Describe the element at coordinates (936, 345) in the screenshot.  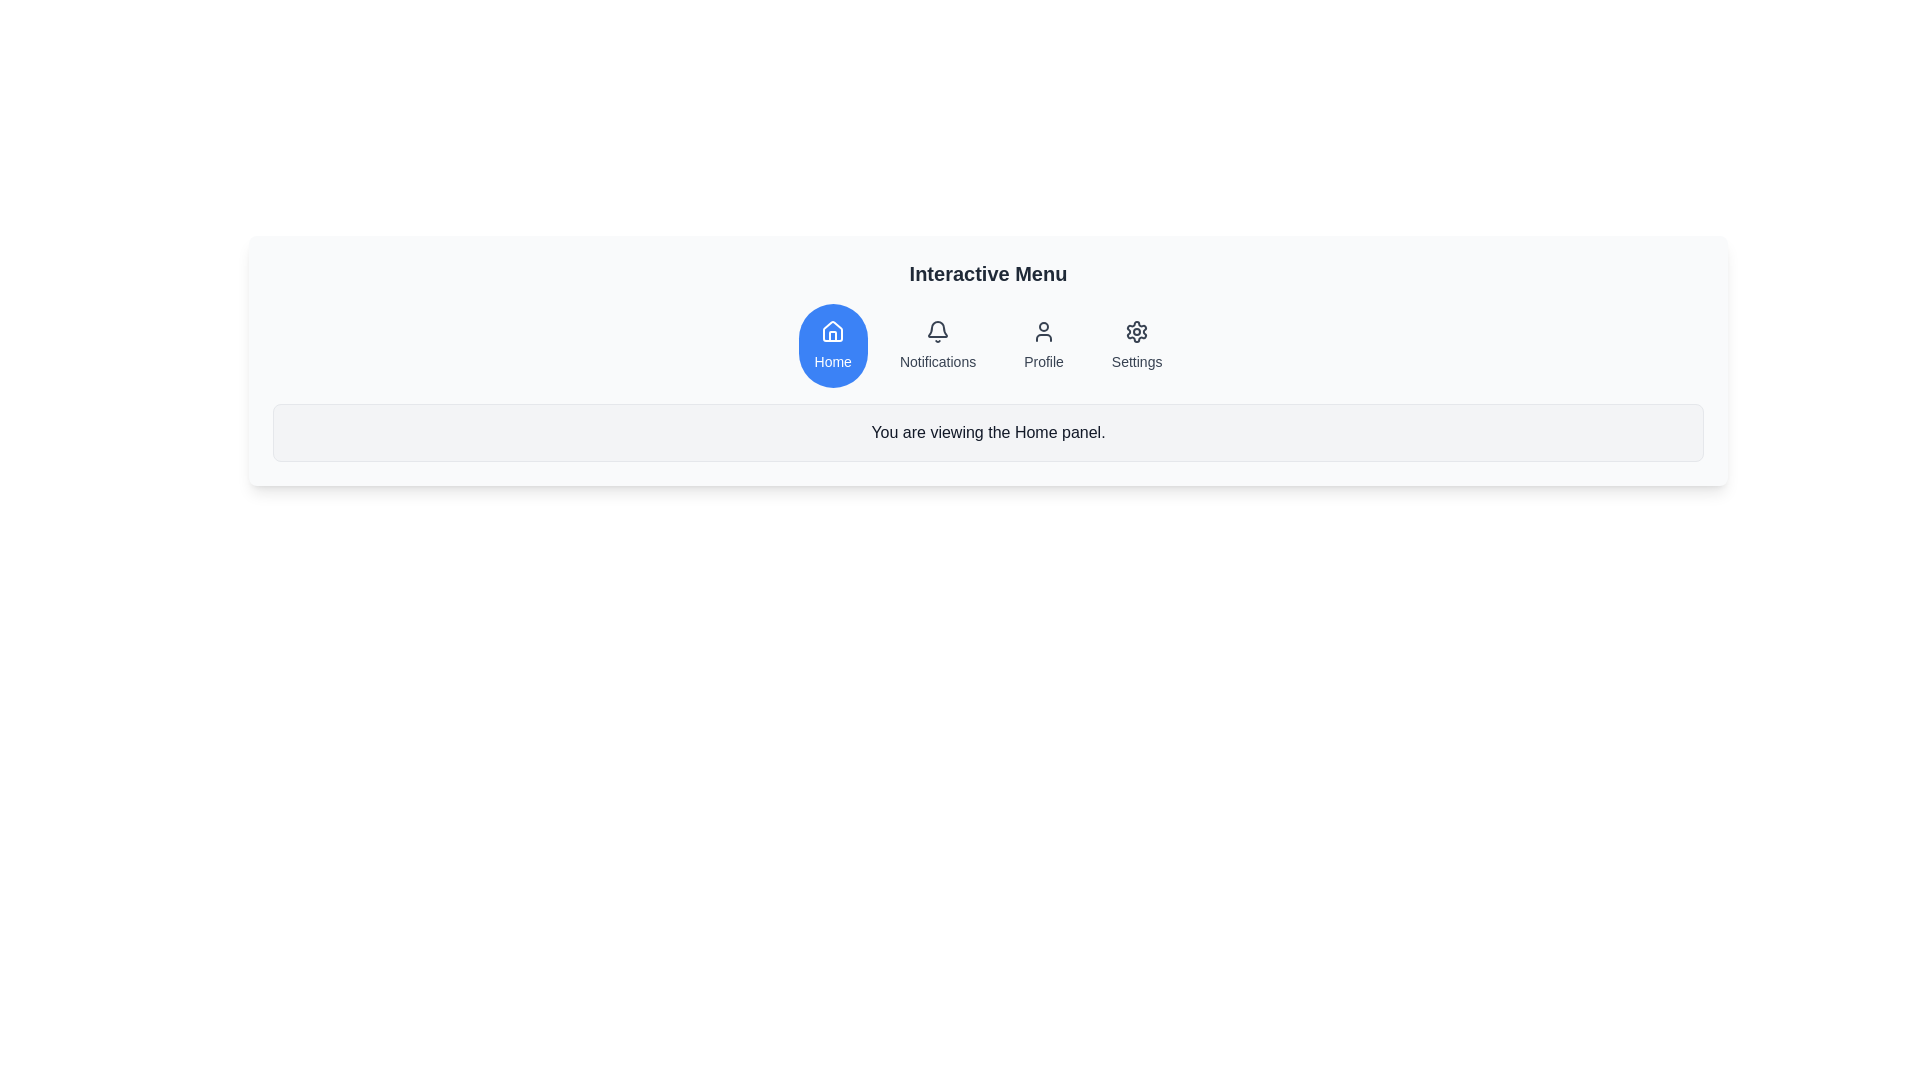
I see `the Notifications button, which features a bell icon and text, positioned second in the navigation menu` at that location.